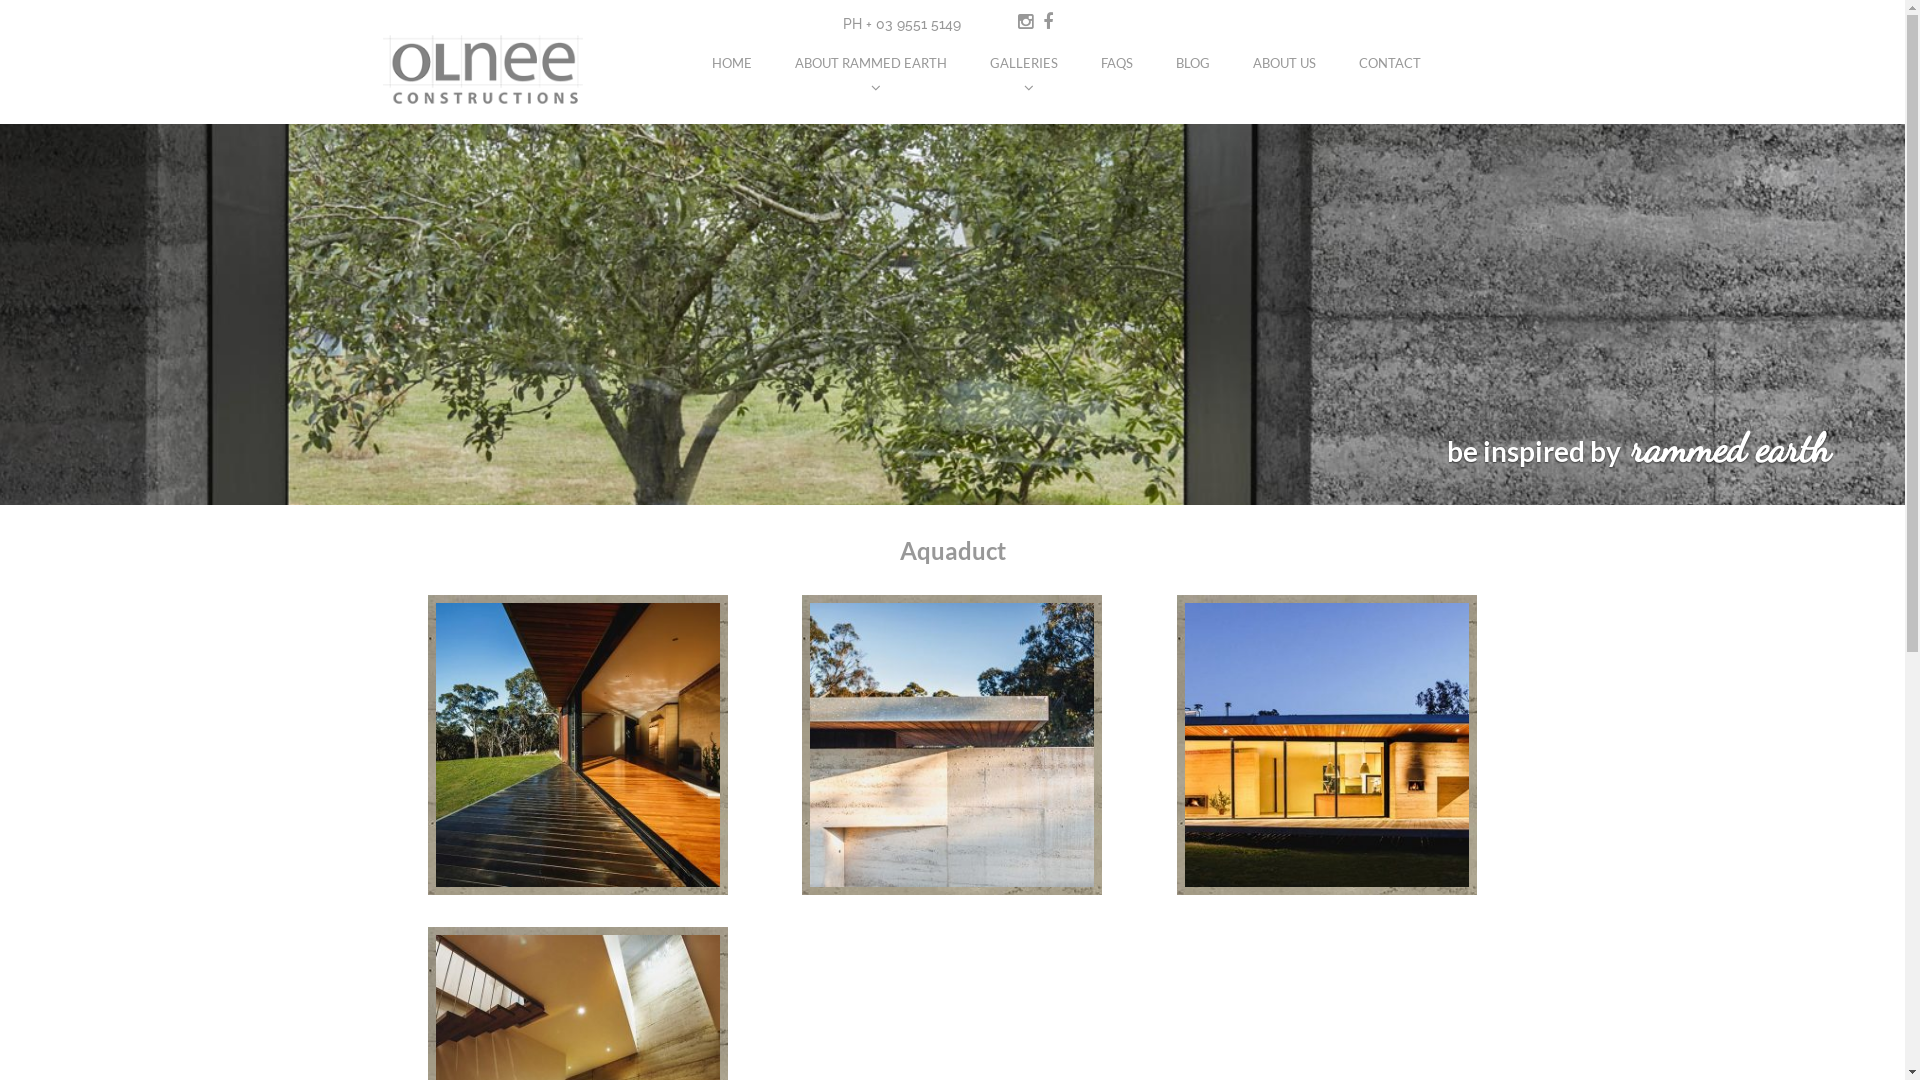 The width and height of the screenshot is (1920, 1080). Describe the element at coordinates (1389, 52) in the screenshot. I see `'CONTACT'` at that location.